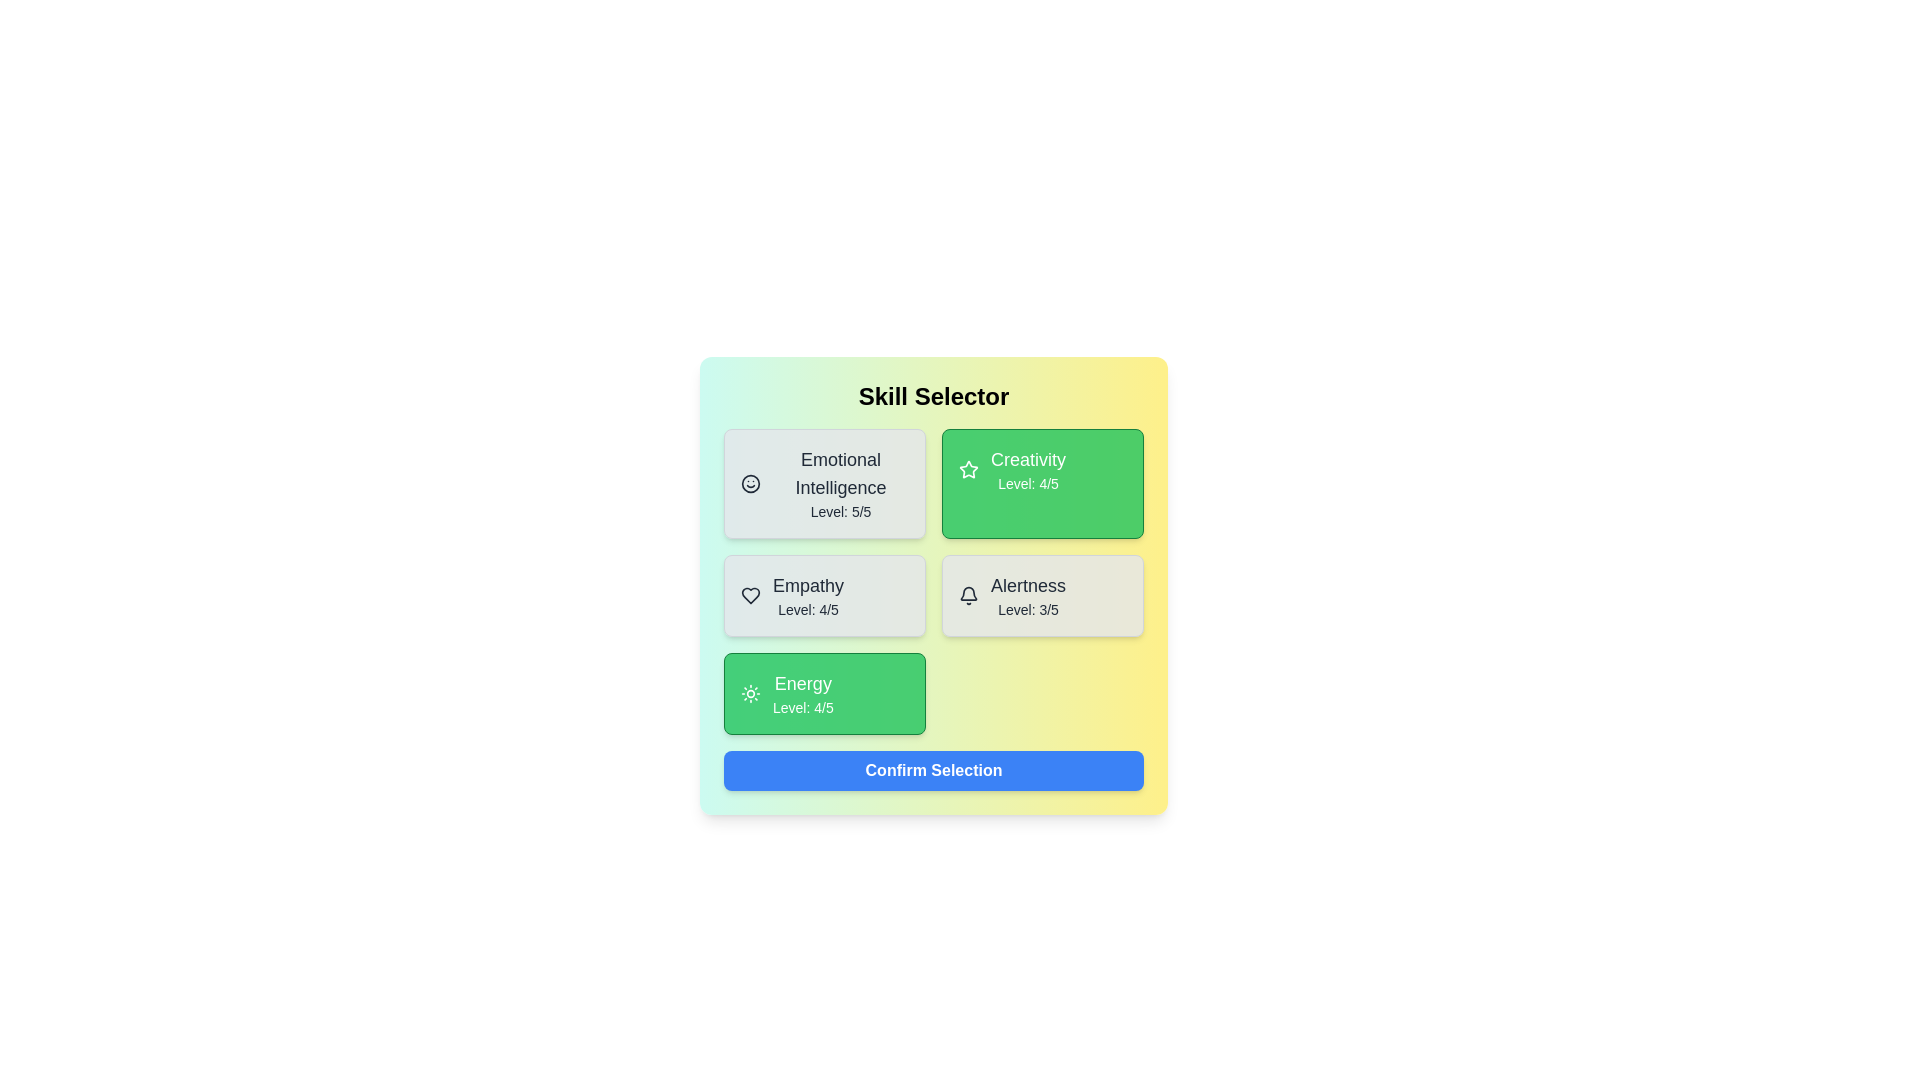 The image size is (1920, 1080). I want to click on the skill card identified by Empathy, so click(825, 595).